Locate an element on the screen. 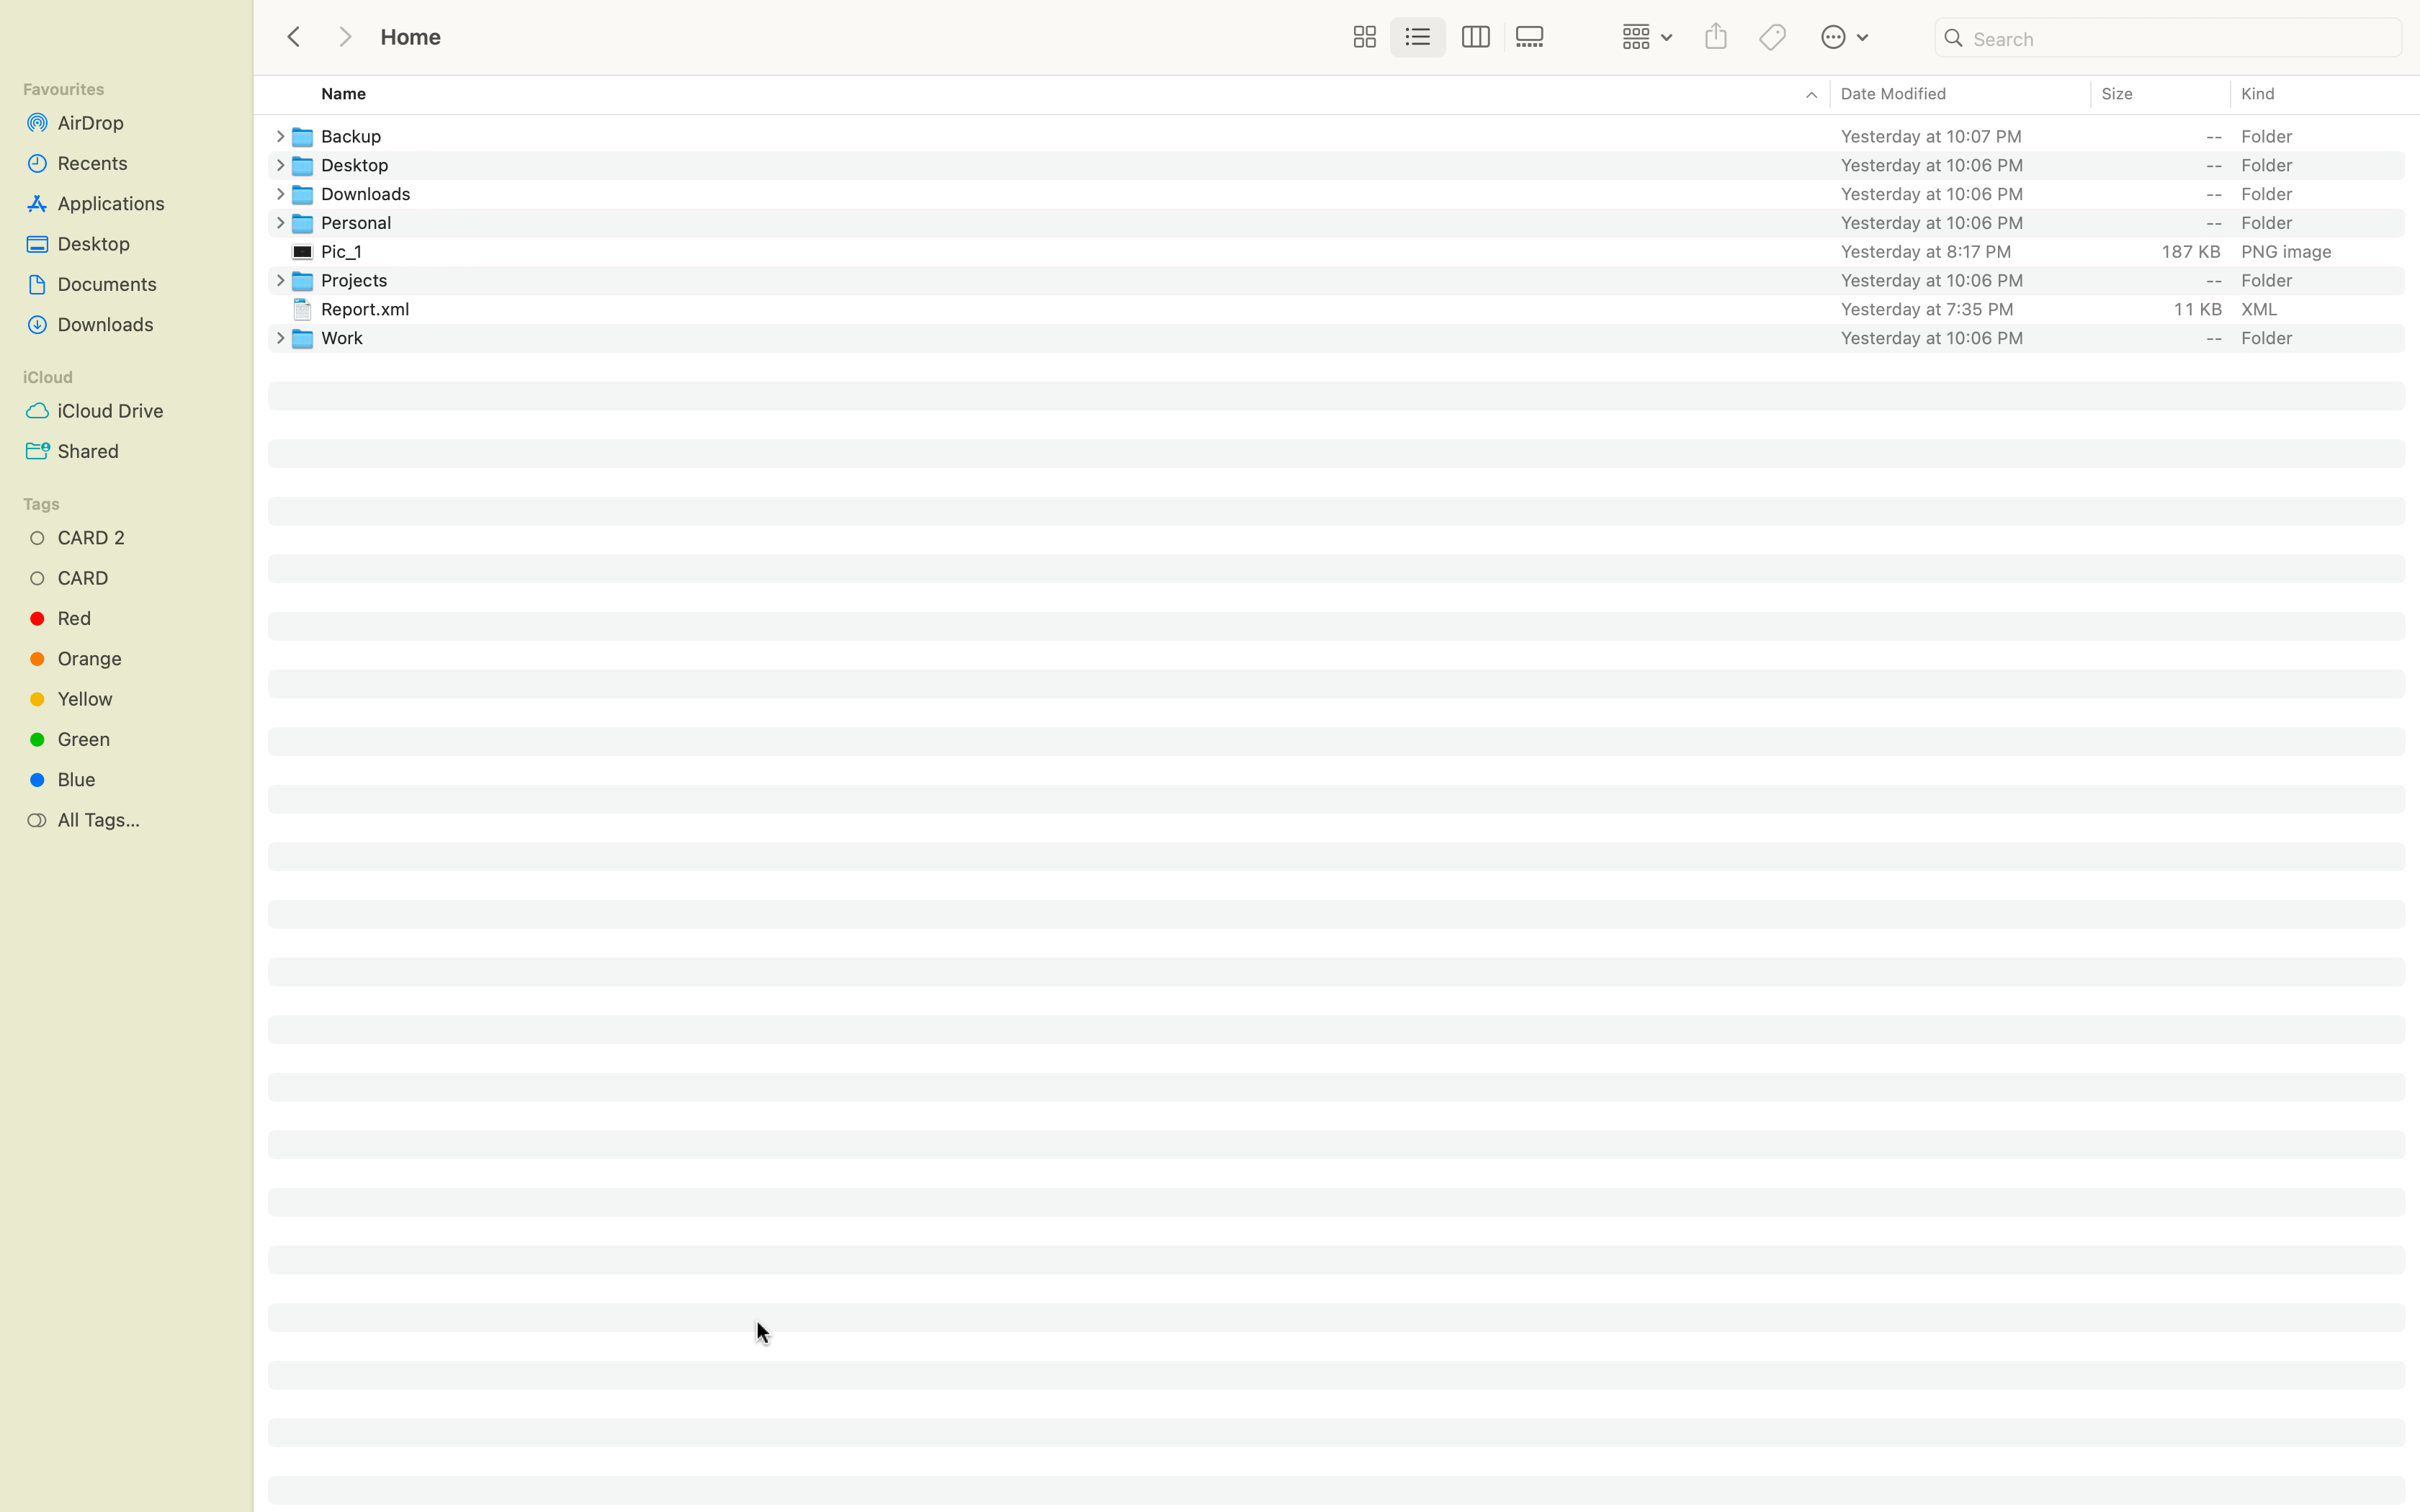 The width and height of the screenshot is (2420, 1512). double click action to open the backup directory is located at coordinates (1355, 133).